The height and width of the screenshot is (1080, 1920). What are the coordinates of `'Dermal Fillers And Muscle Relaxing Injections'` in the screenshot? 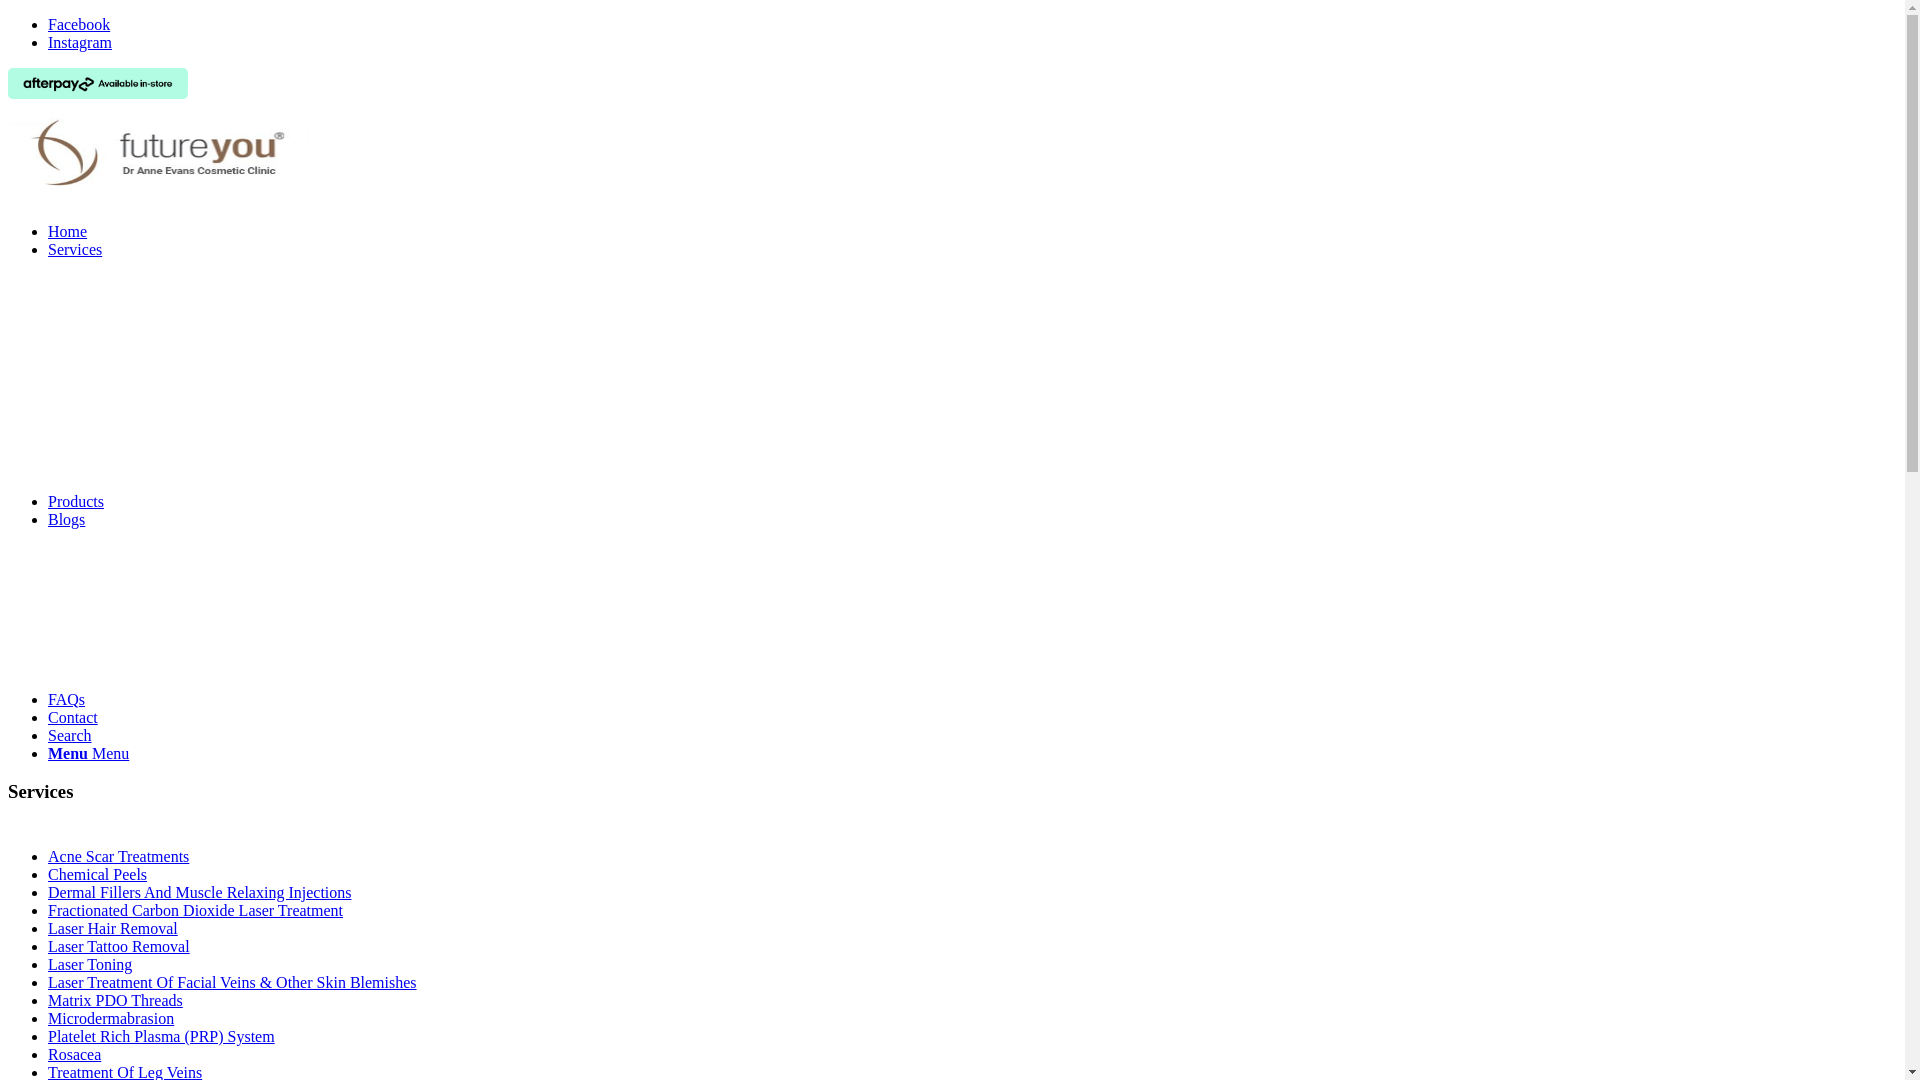 It's located at (200, 891).